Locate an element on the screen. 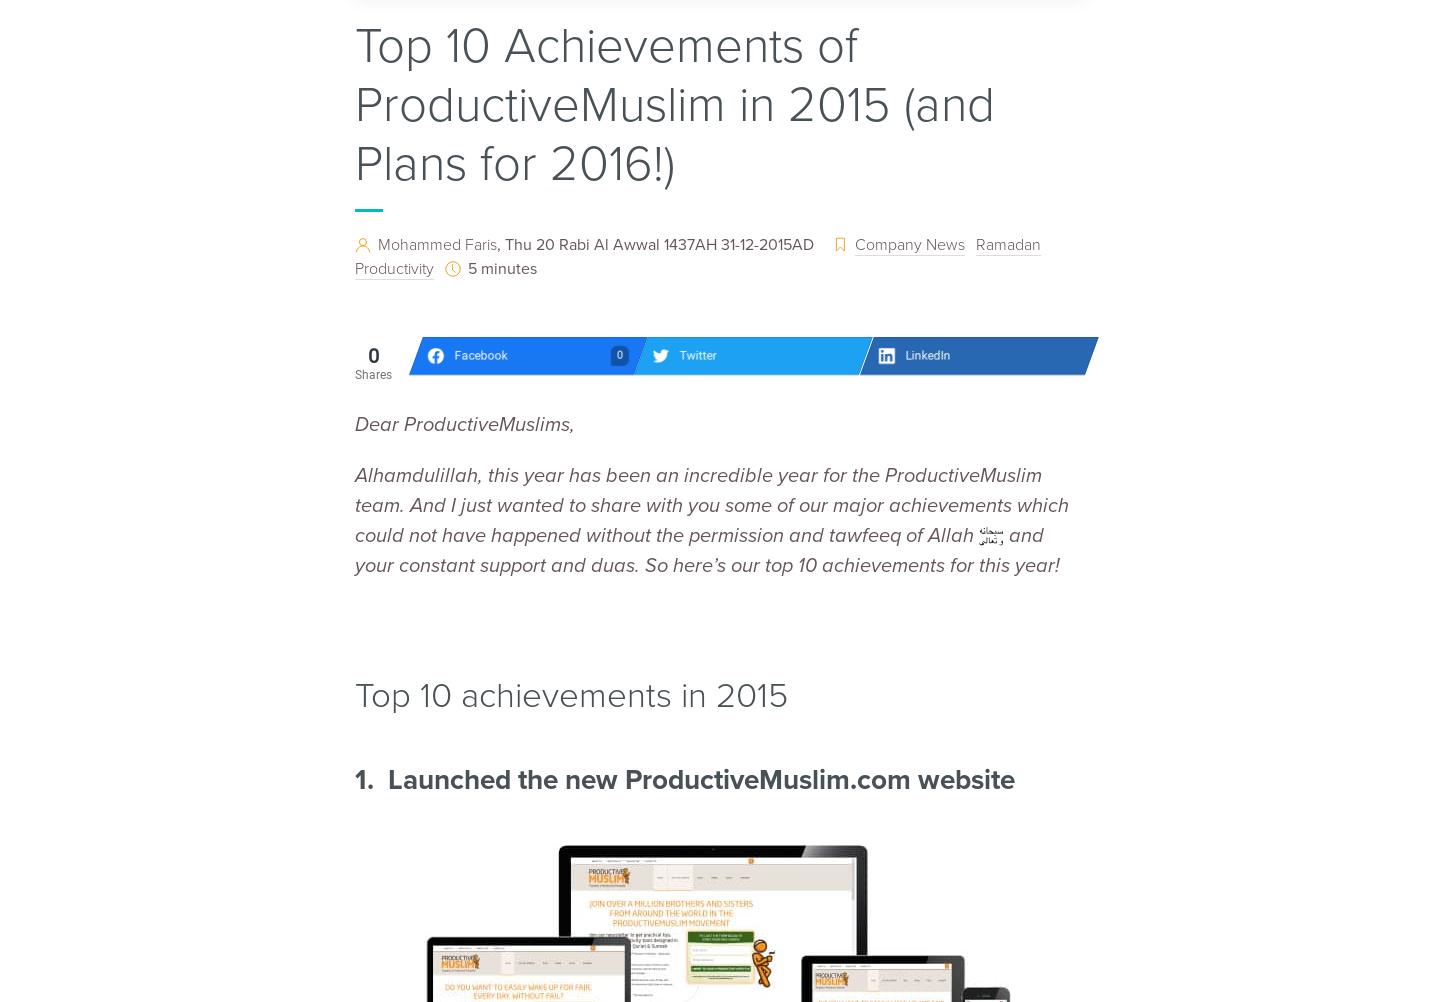  'Top 10 Achievements of ProductiveMuslim in 2015 (and Plans for 2016!)' is located at coordinates (675, 104).